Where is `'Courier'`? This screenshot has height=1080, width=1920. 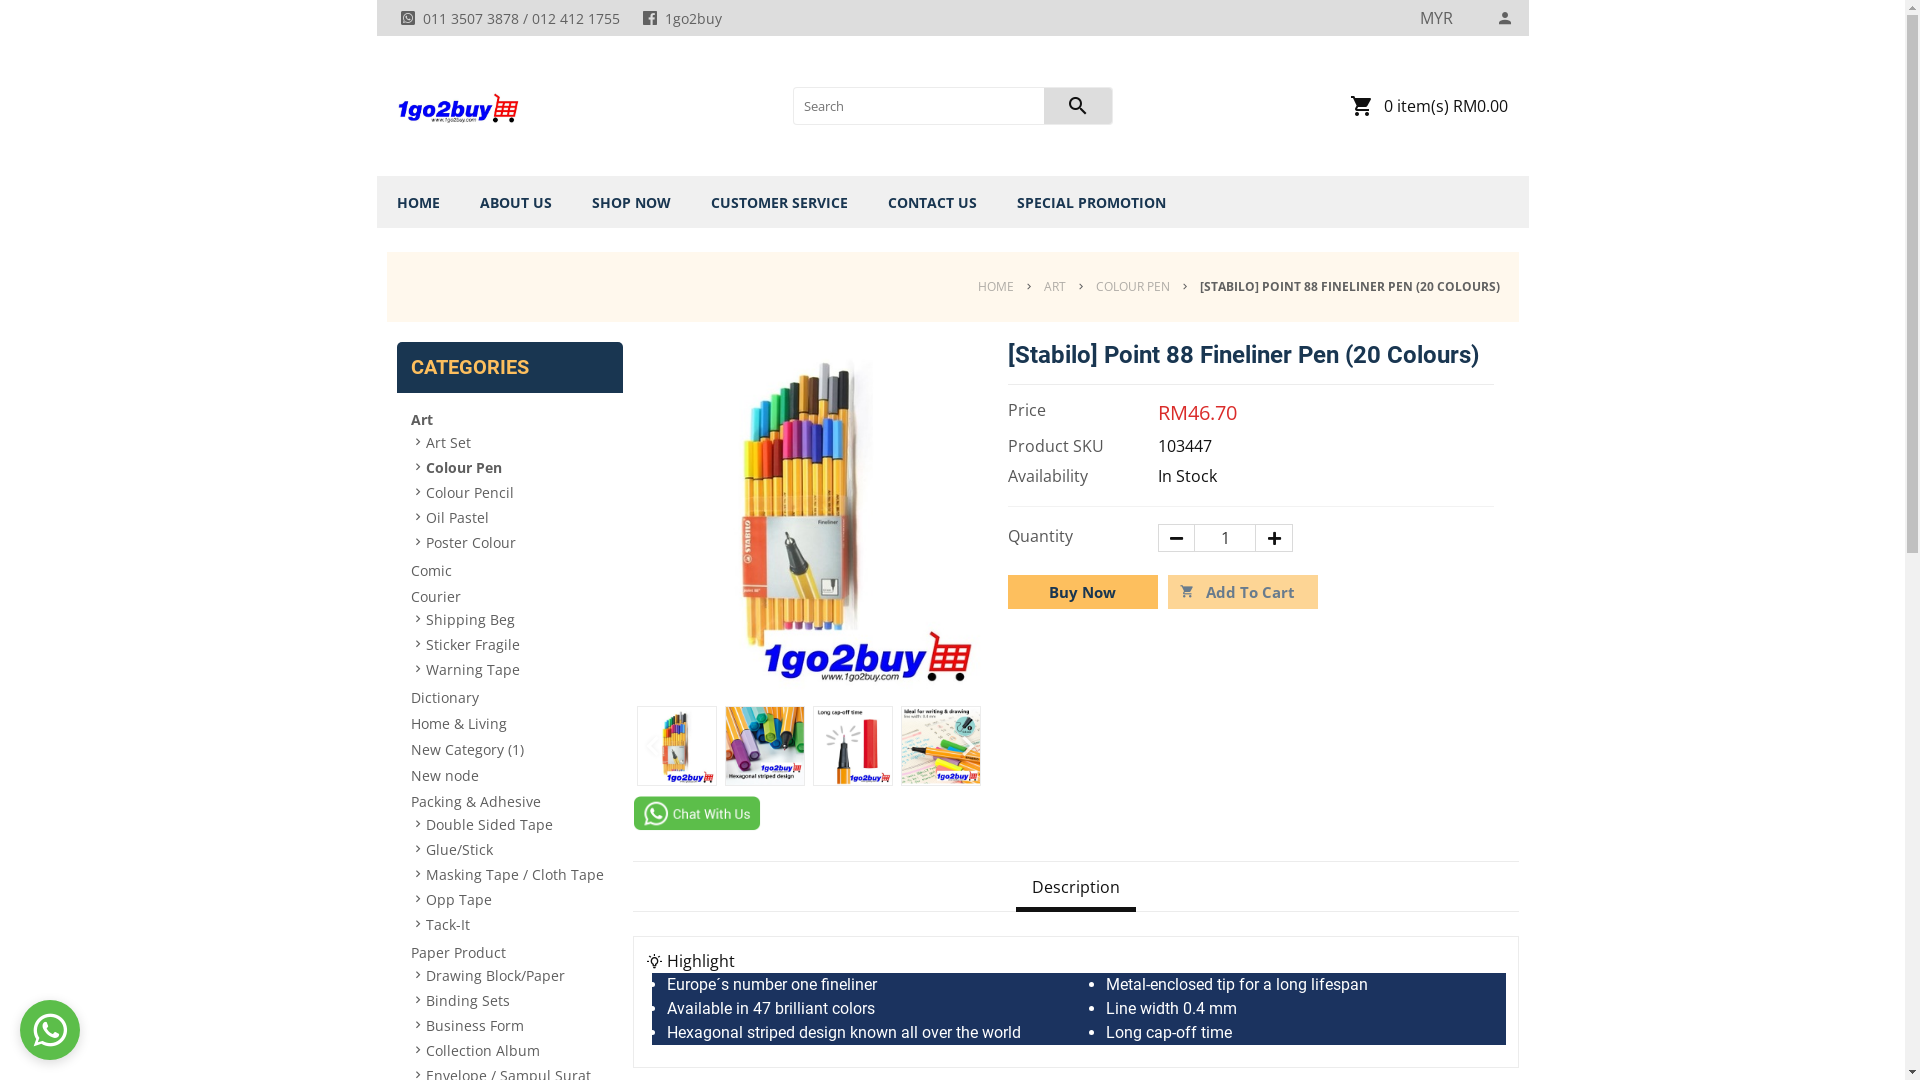 'Courier' is located at coordinates (508, 595).